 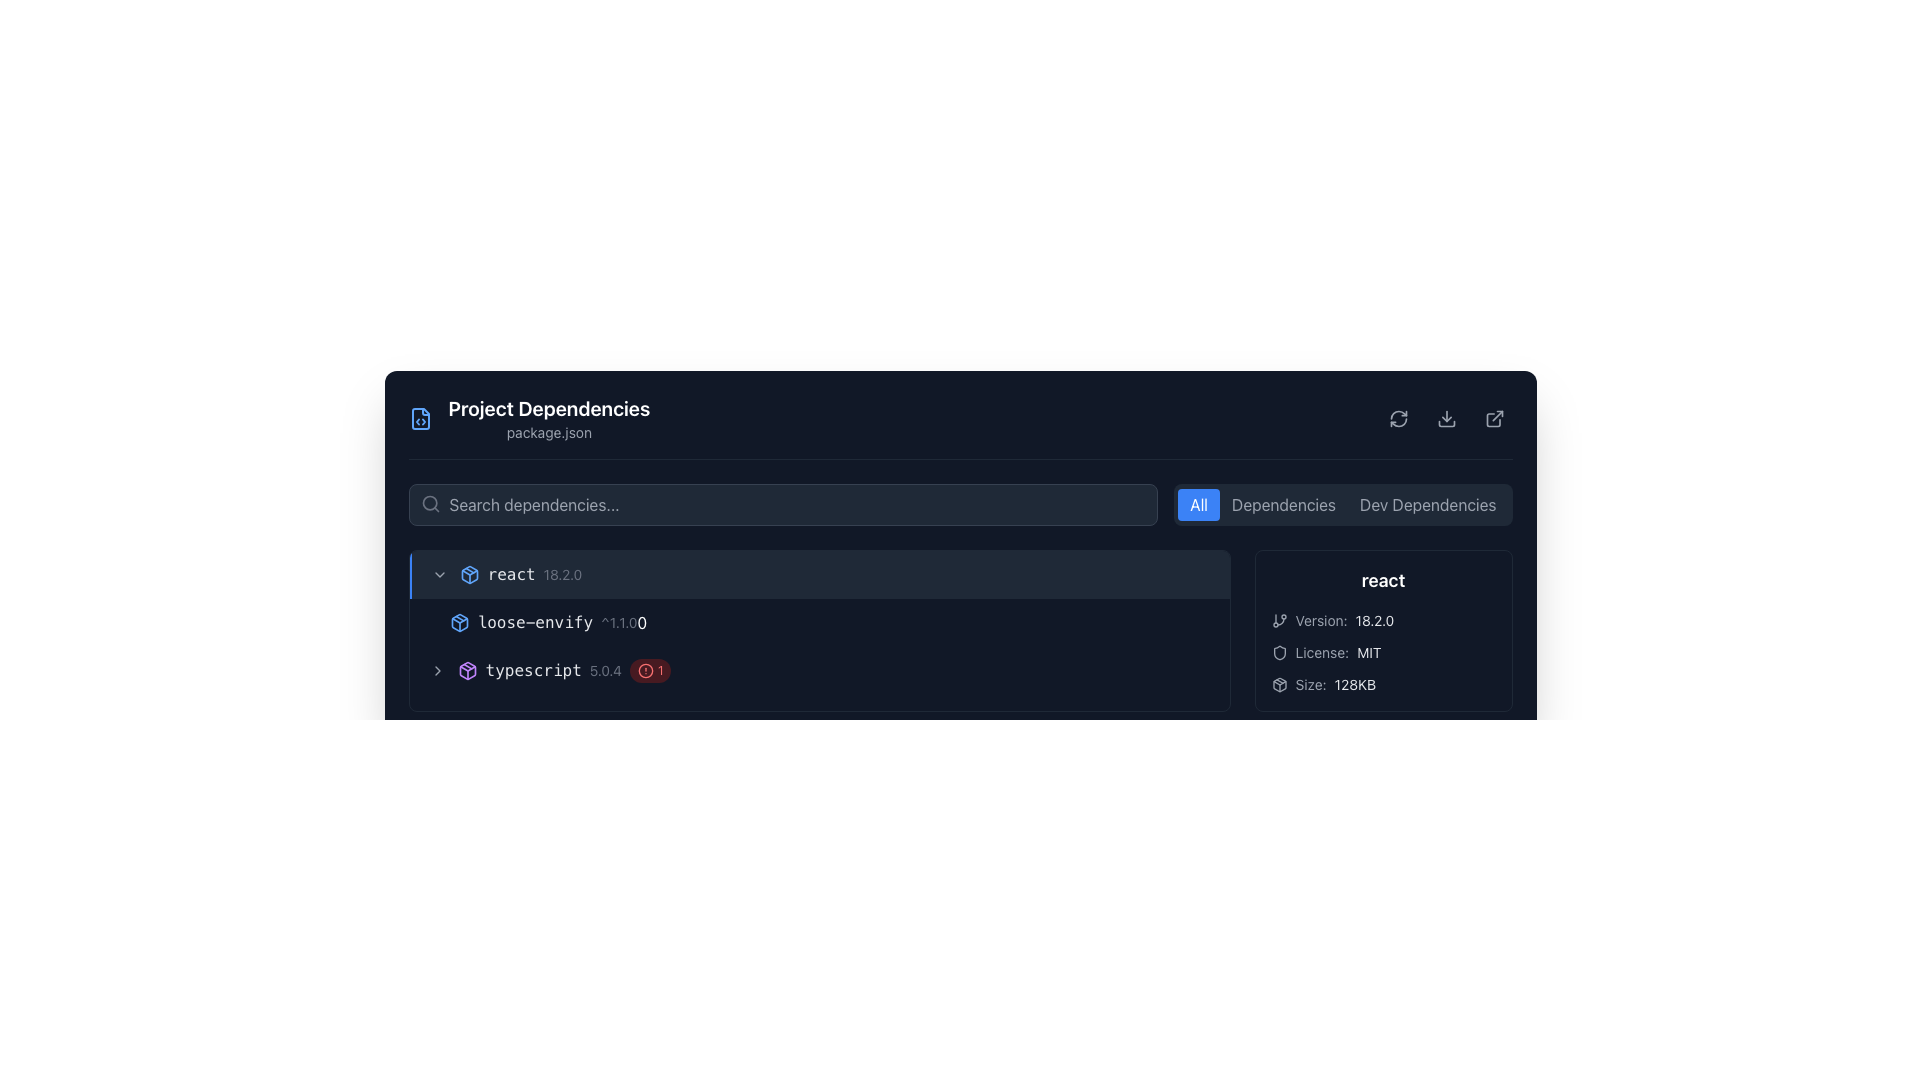 I want to click on the text label displaying 'react' in a monospaced font style, which is part of the Project Dependencies interface and positioned between a blue package icon and the version number '18.2.0', so click(x=511, y=574).